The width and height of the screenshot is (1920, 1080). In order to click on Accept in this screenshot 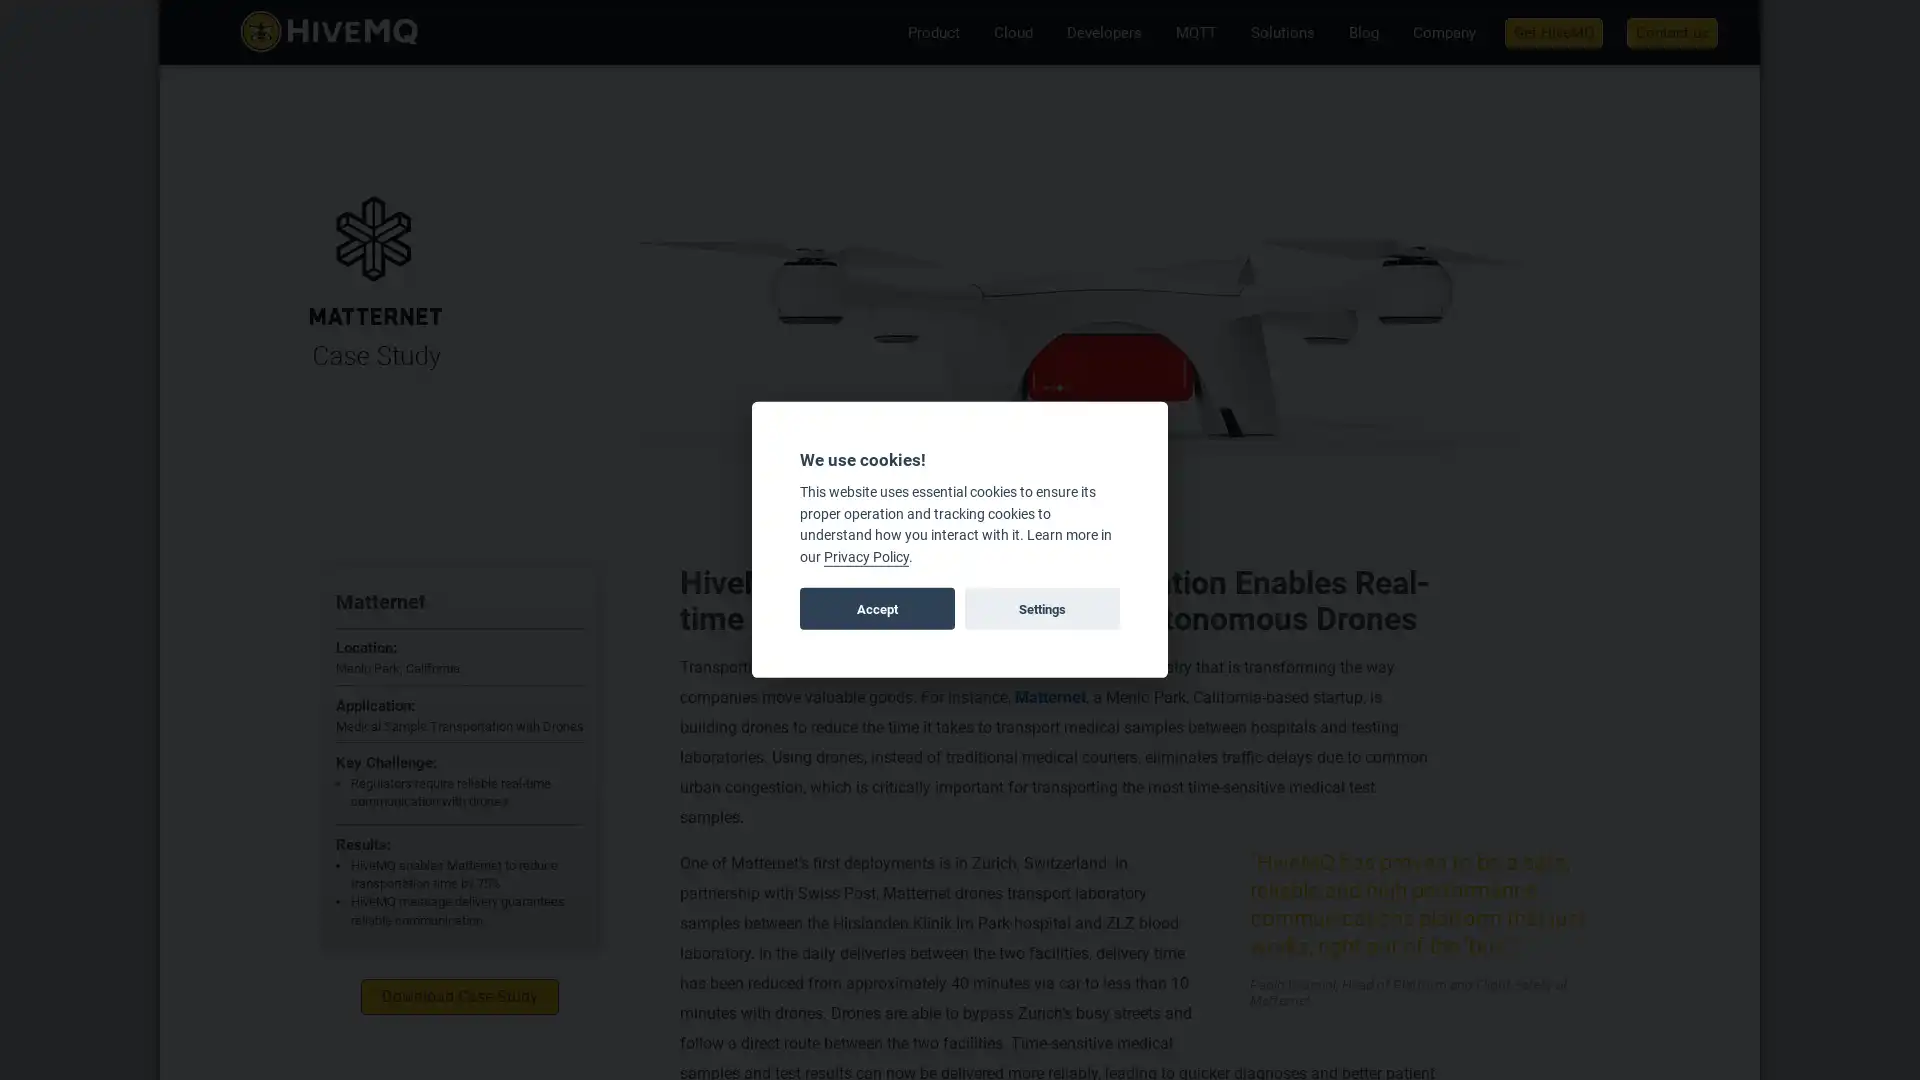, I will do `click(877, 608)`.